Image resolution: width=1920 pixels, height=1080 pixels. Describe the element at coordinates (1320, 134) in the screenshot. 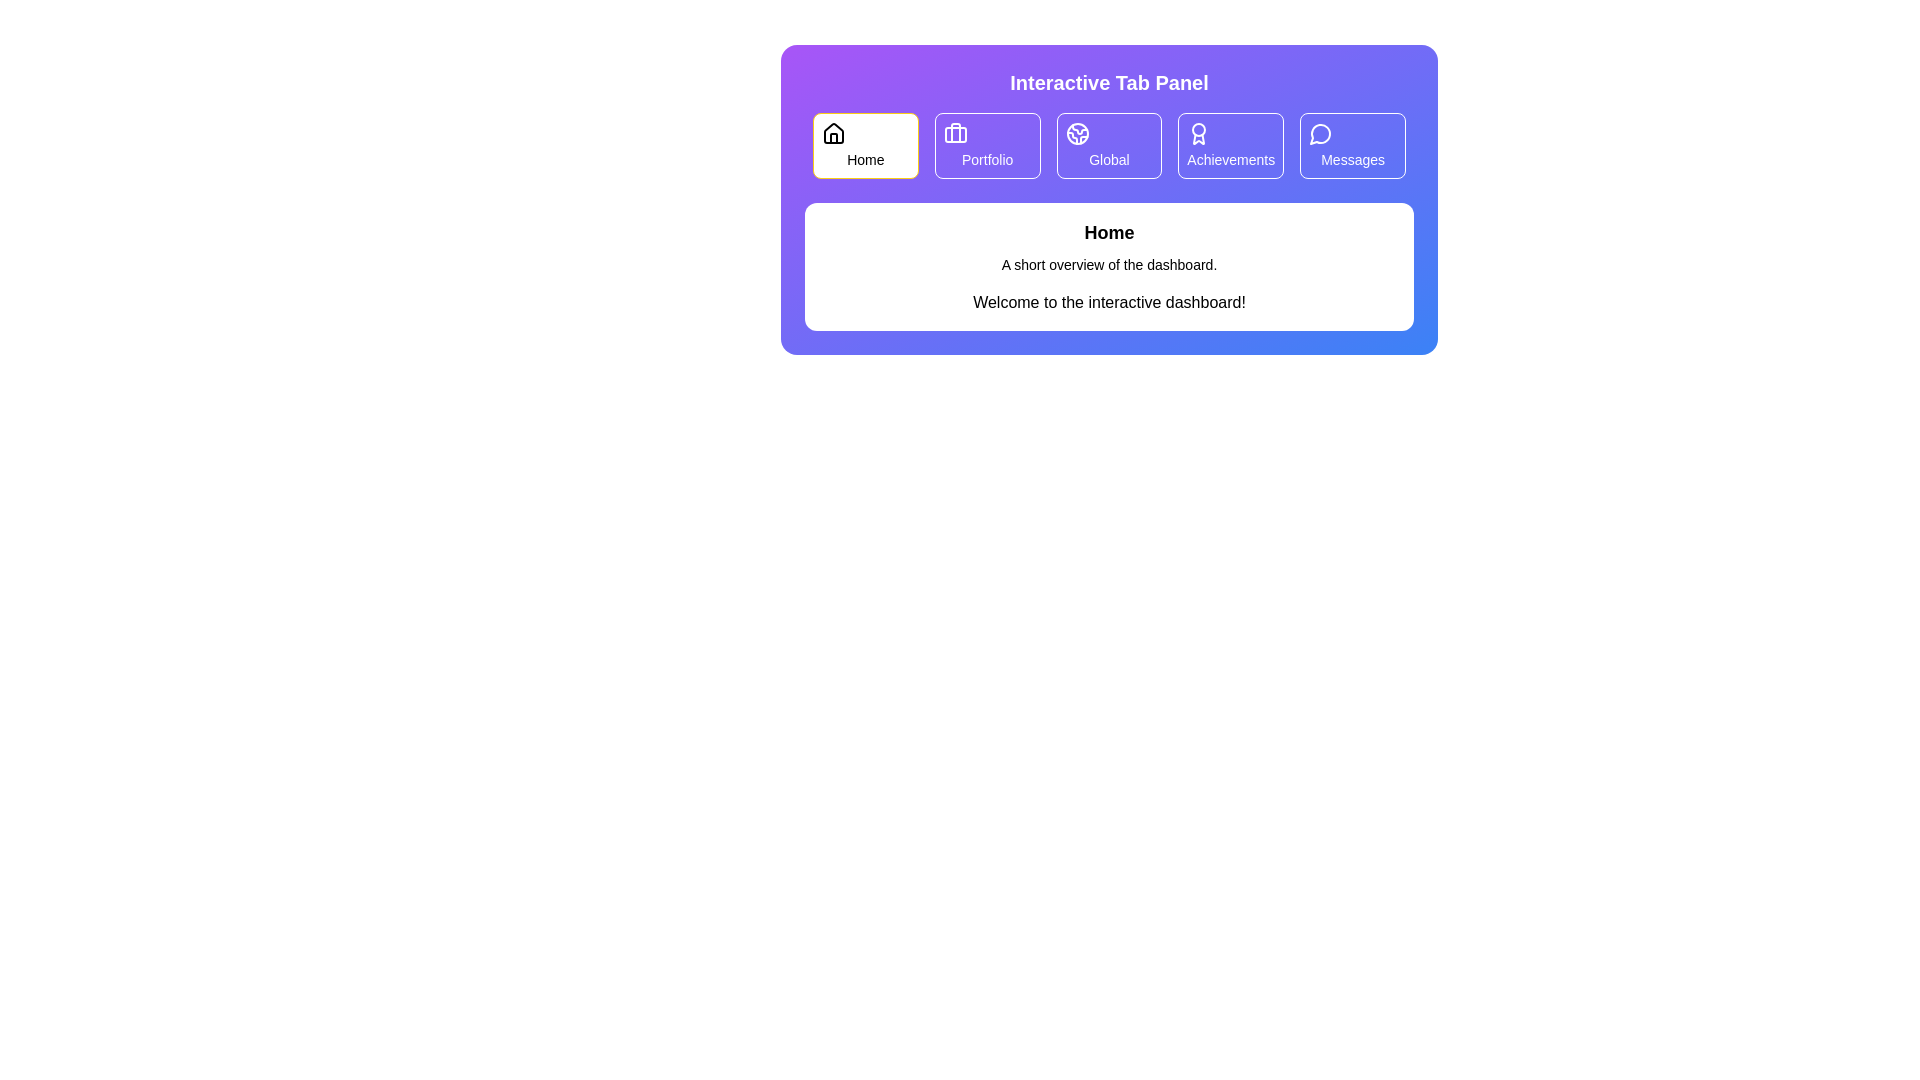

I see `the Messages icon located at the top-right corner of the primary tab panel` at that location.